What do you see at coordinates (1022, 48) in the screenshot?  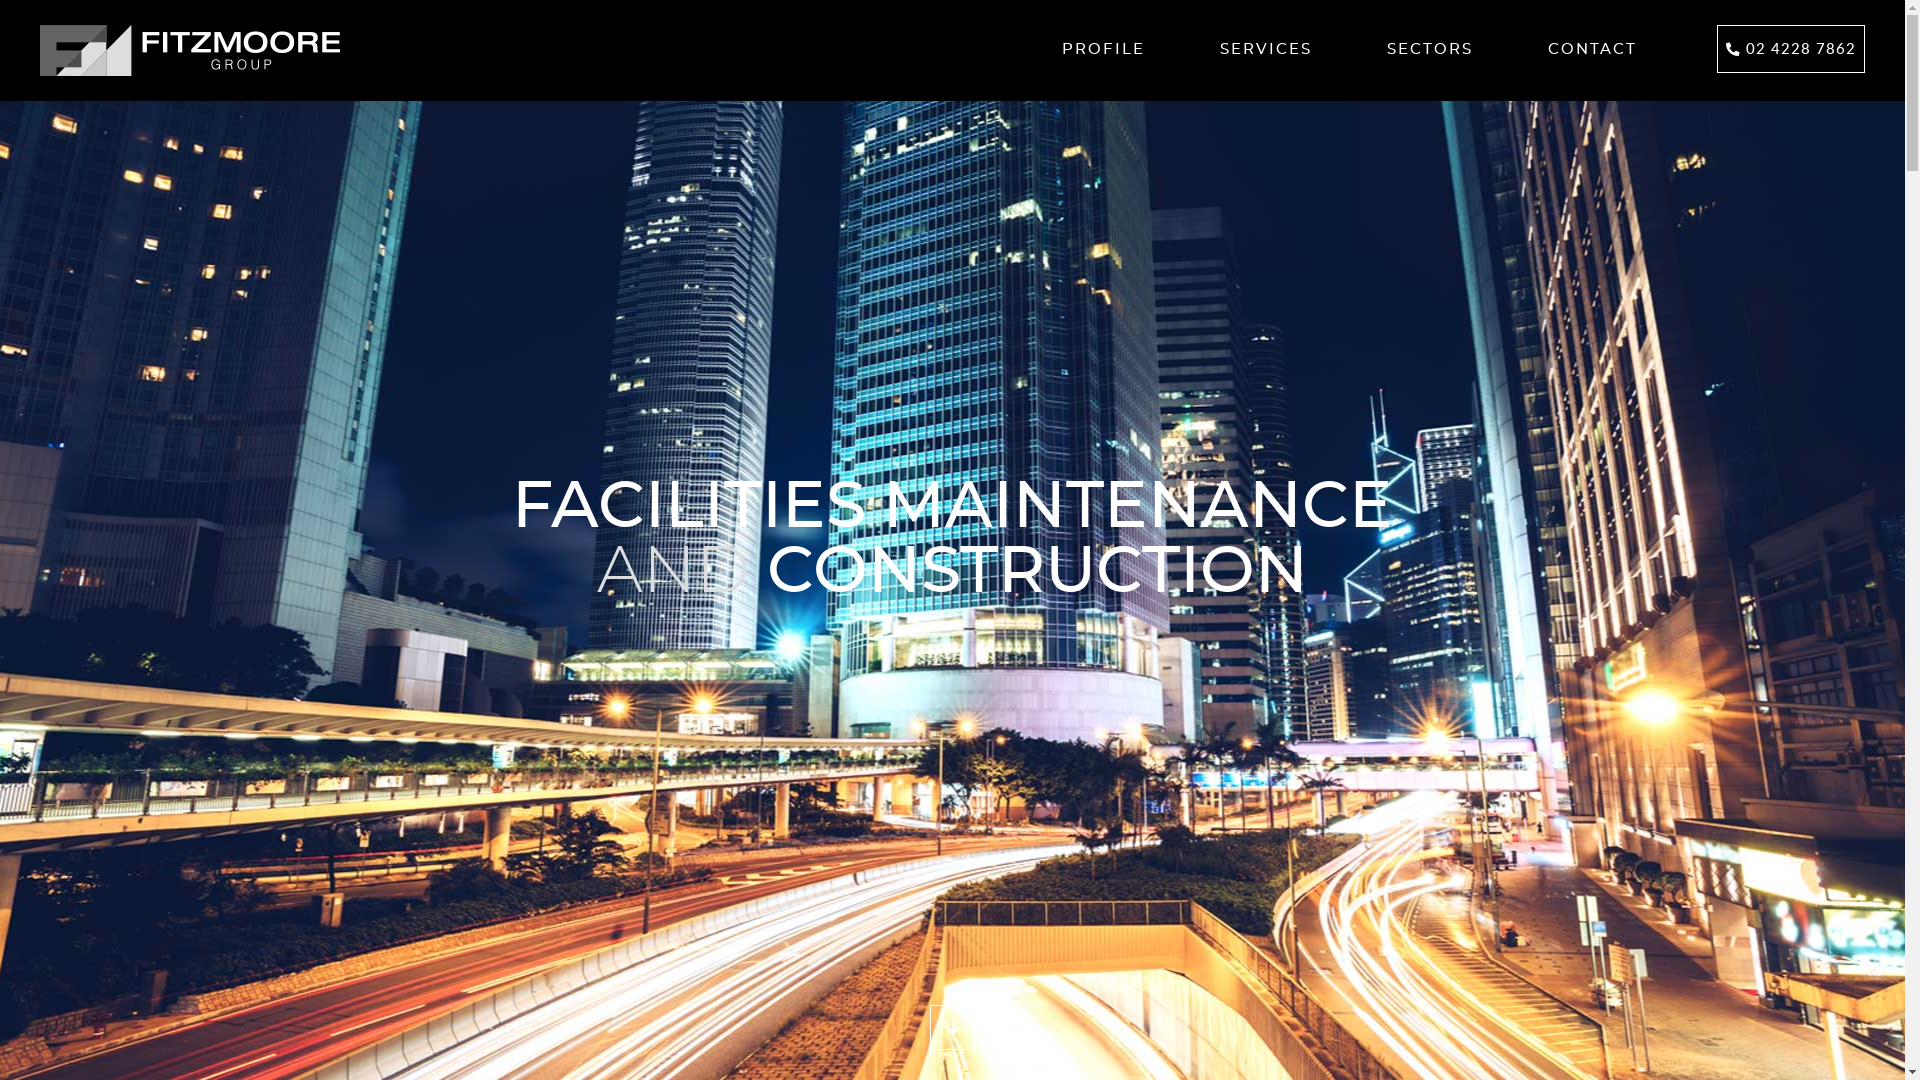 I see `'PROFILE'` at bounding box center [1022, 48].